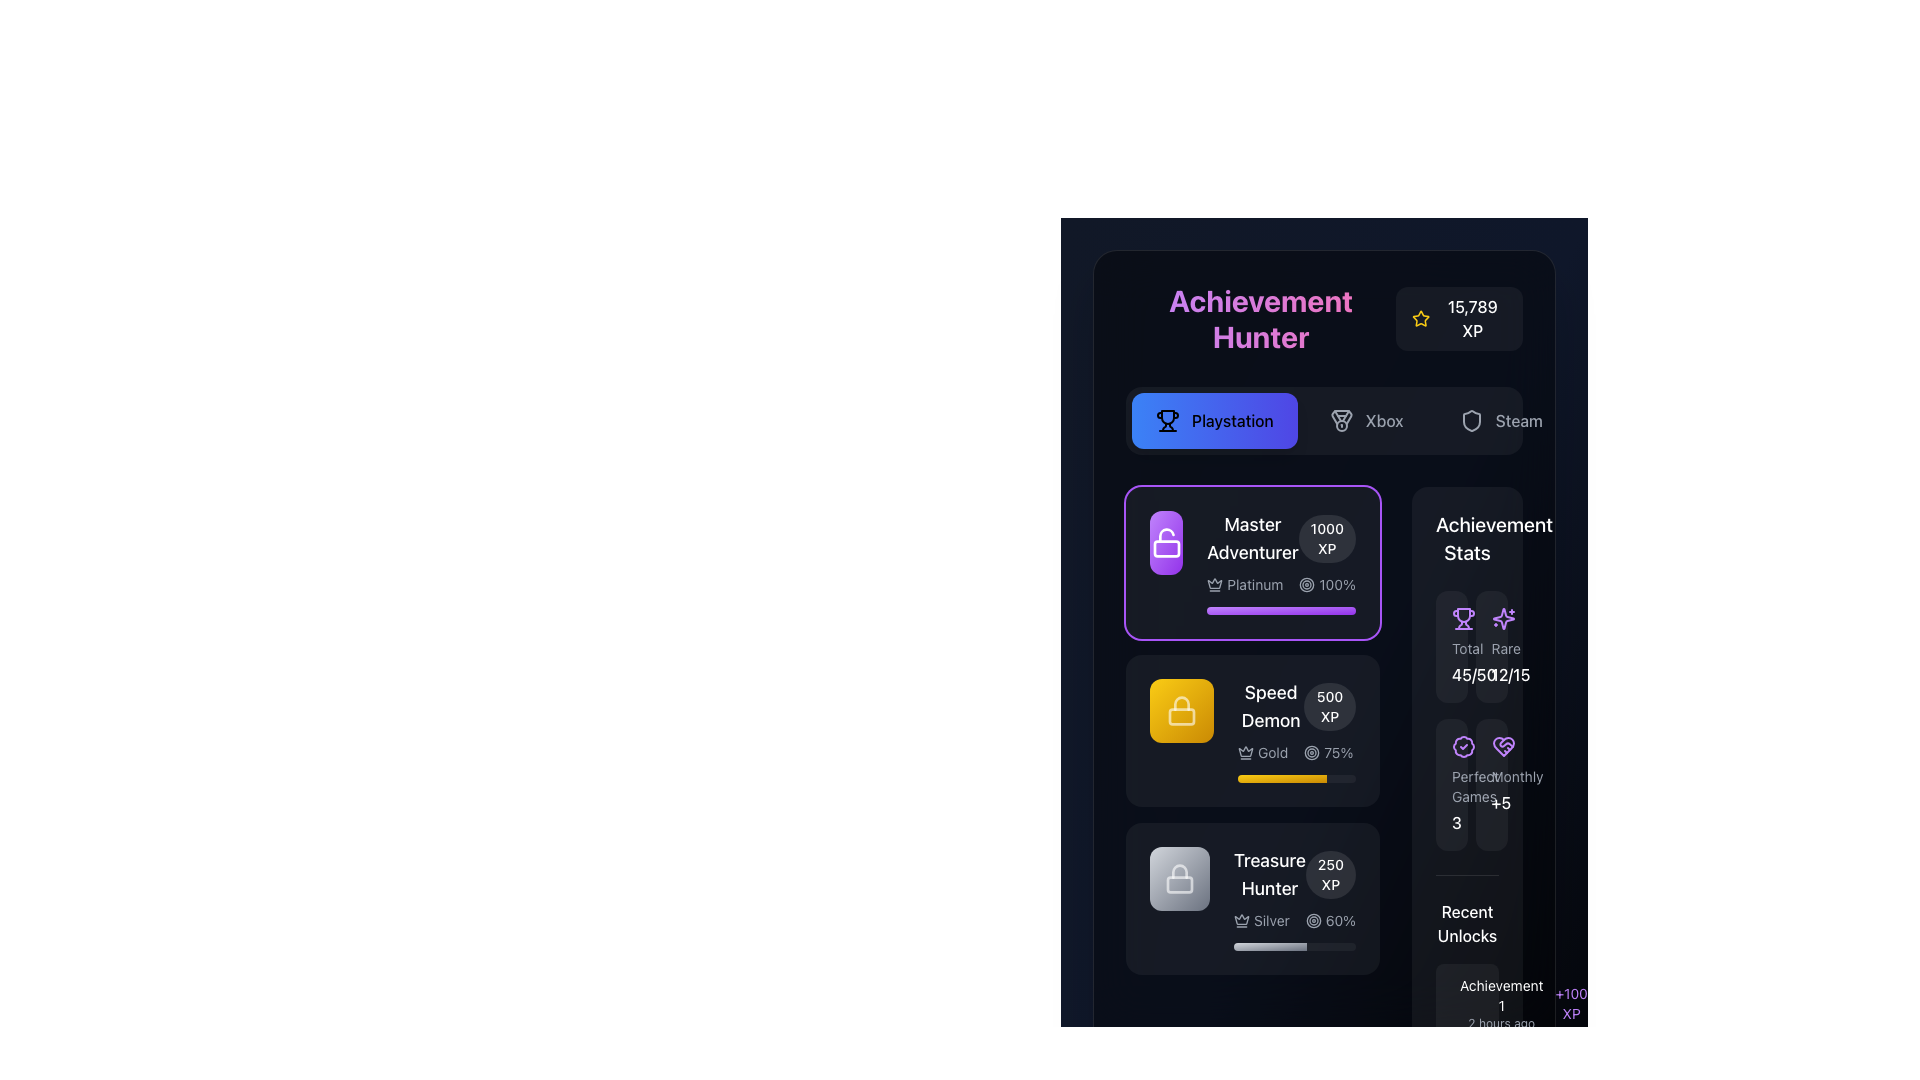 The width and height of the screenshot is (1920, 1080). Describe the element at coordinates (1268, 874) in the screenshot. I see `the Text label displaying 'Treasure Hunter' that is centered within a dark rectangular box, located beneath 'Speed Demon' and alongside '250 XP' in the left panel` at that location.